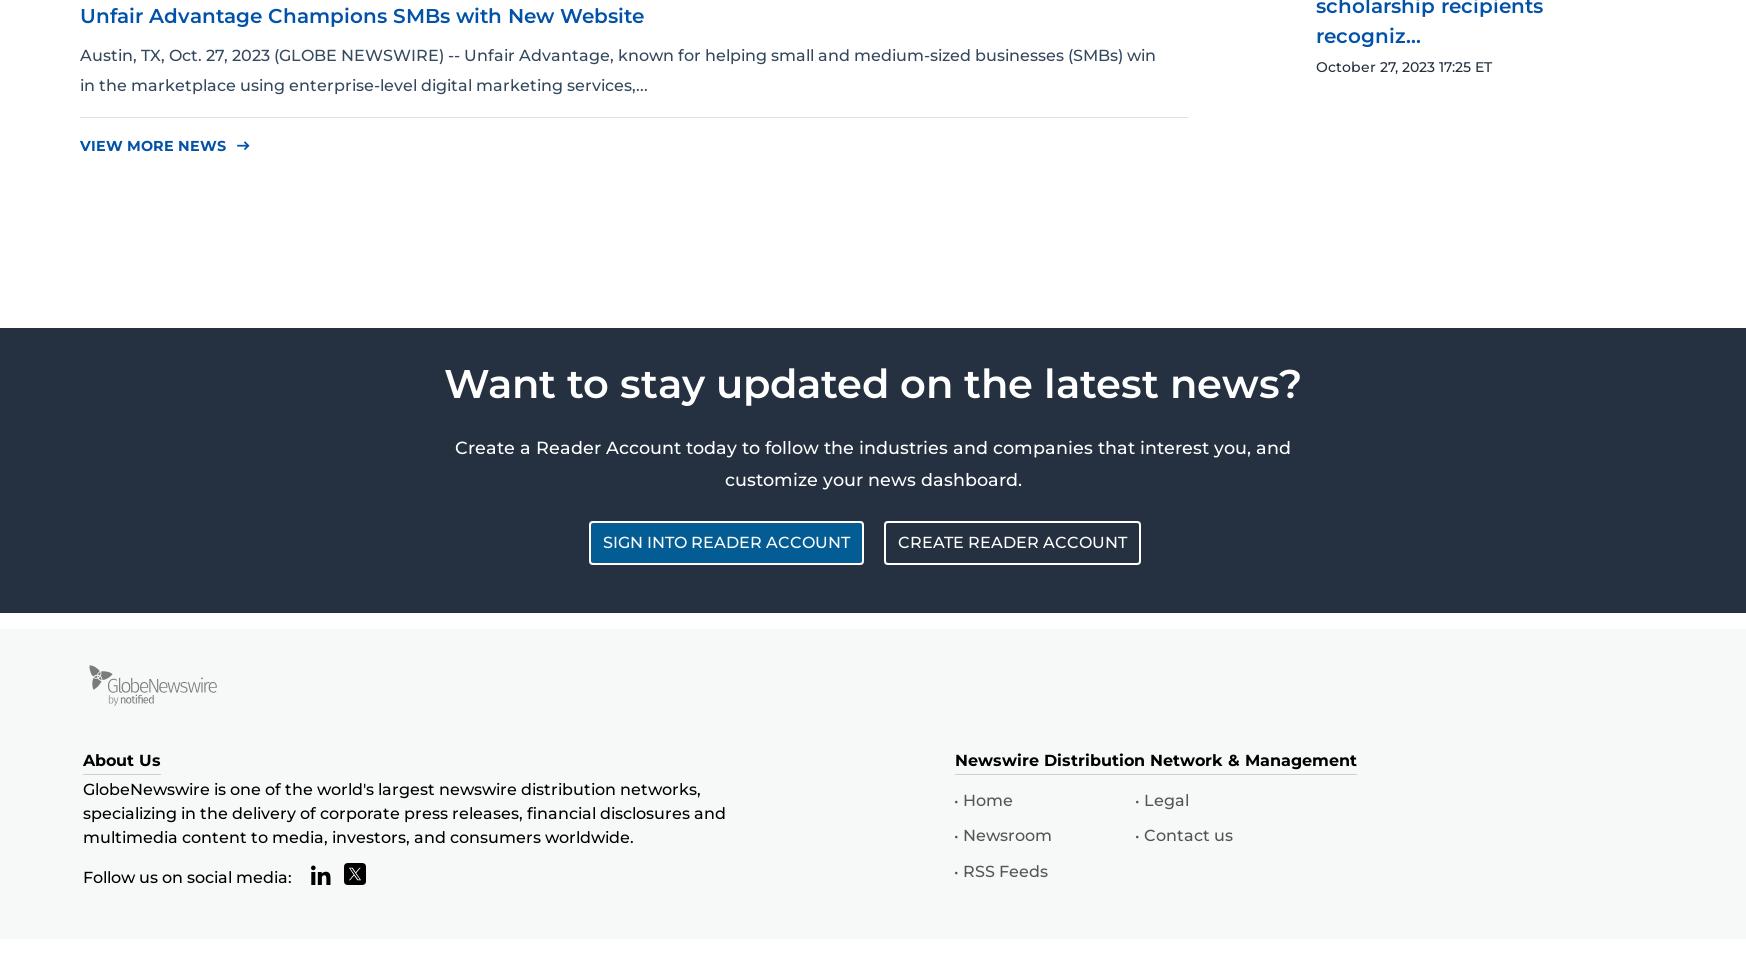 The image size is (1746, 953). I want to click on 'Legal', so click(1143, 800).